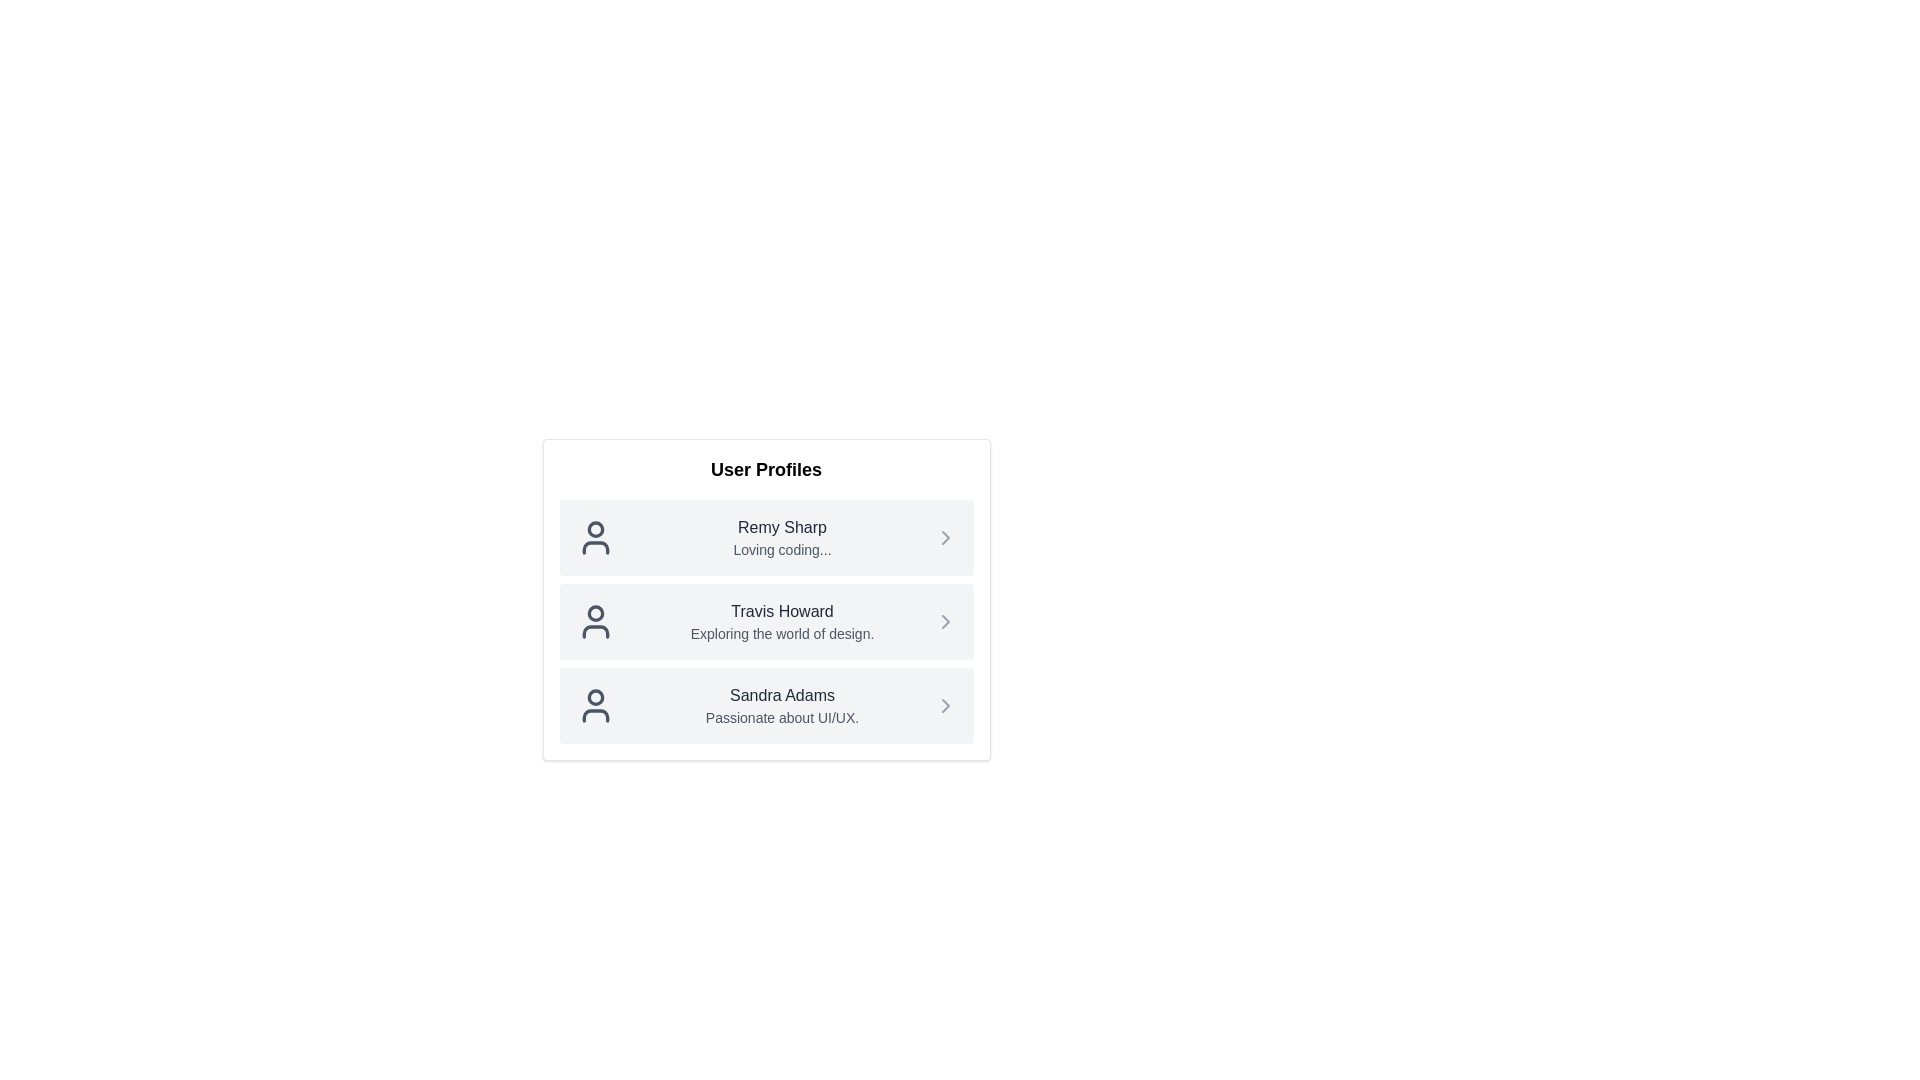 The width and height of the screenshot is (1920, 1080). I want to click on the second user profile list item located under the title 'User Profiles', which displays brief information about a user, so click(765, 599).